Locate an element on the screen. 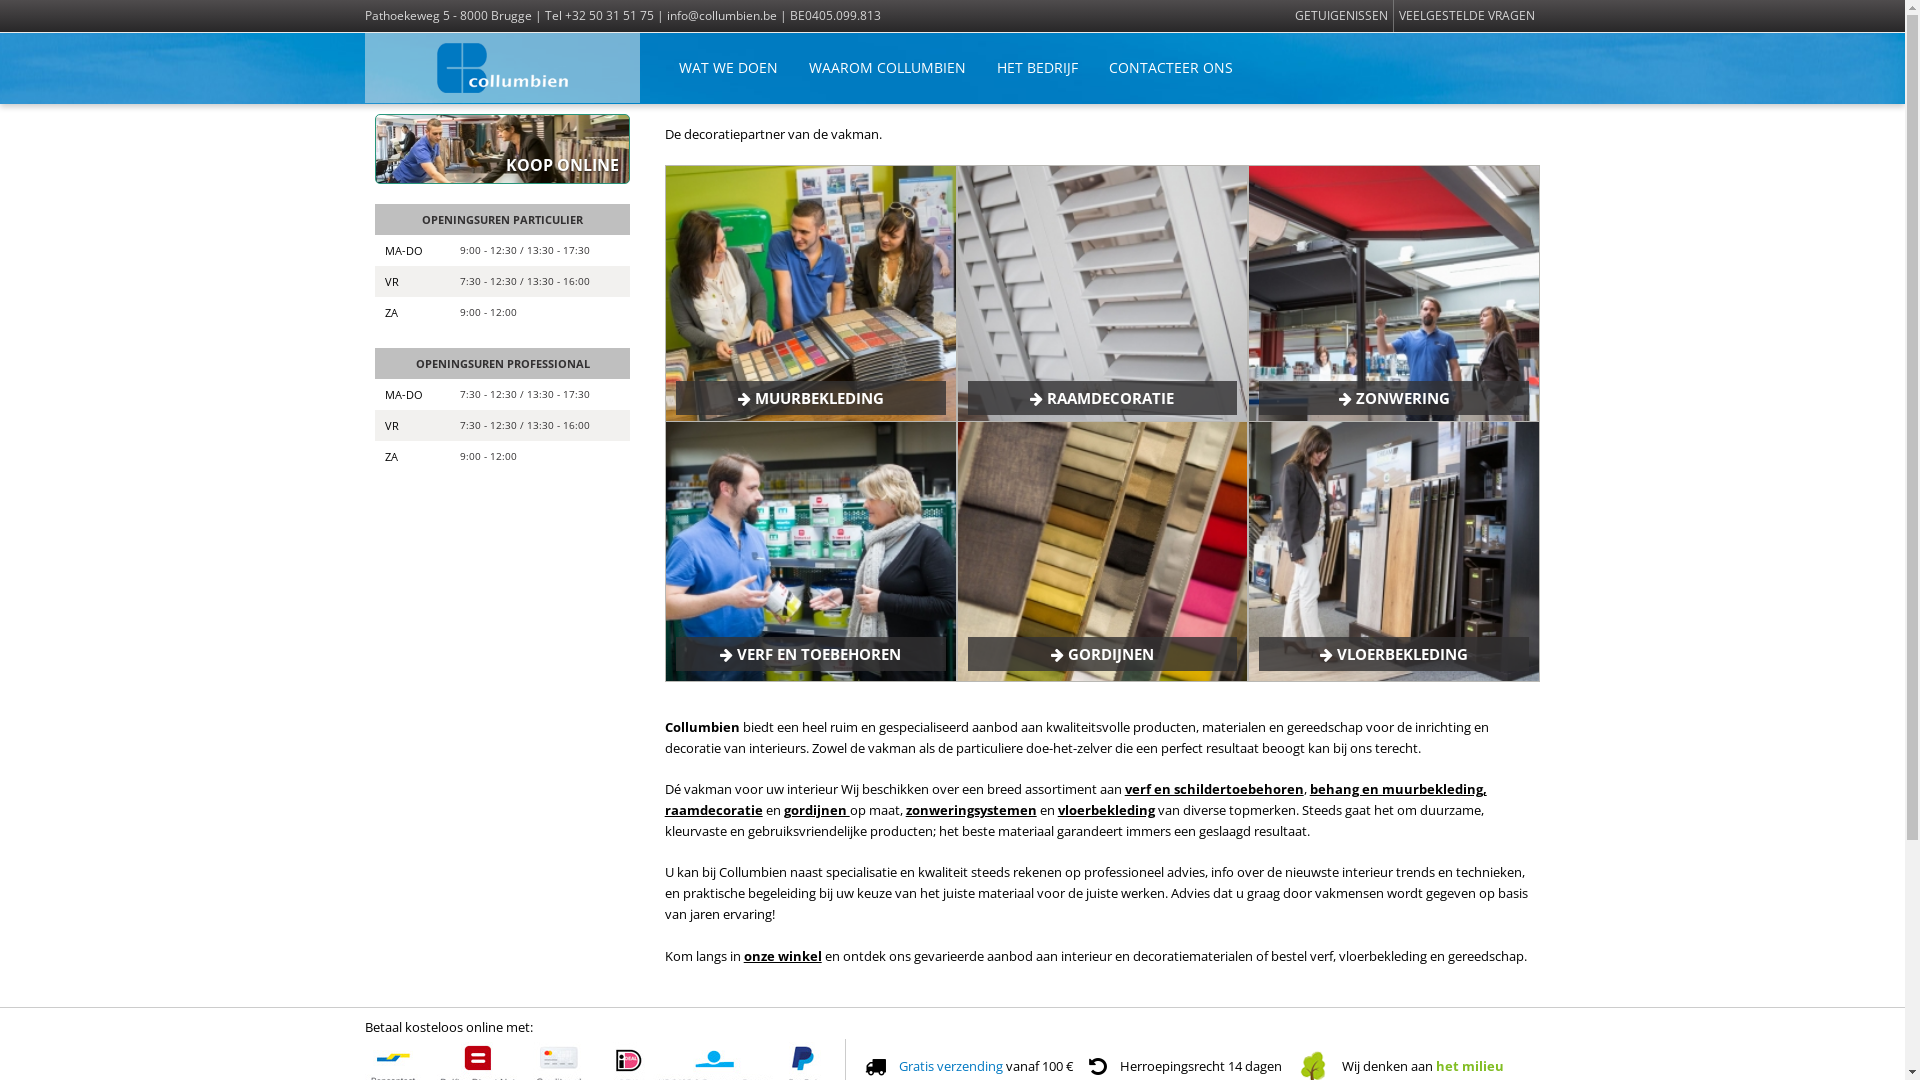 This screenshot has height=1080, width=1920. 'info@collumbien.be' is located at coordinates (667, 15).